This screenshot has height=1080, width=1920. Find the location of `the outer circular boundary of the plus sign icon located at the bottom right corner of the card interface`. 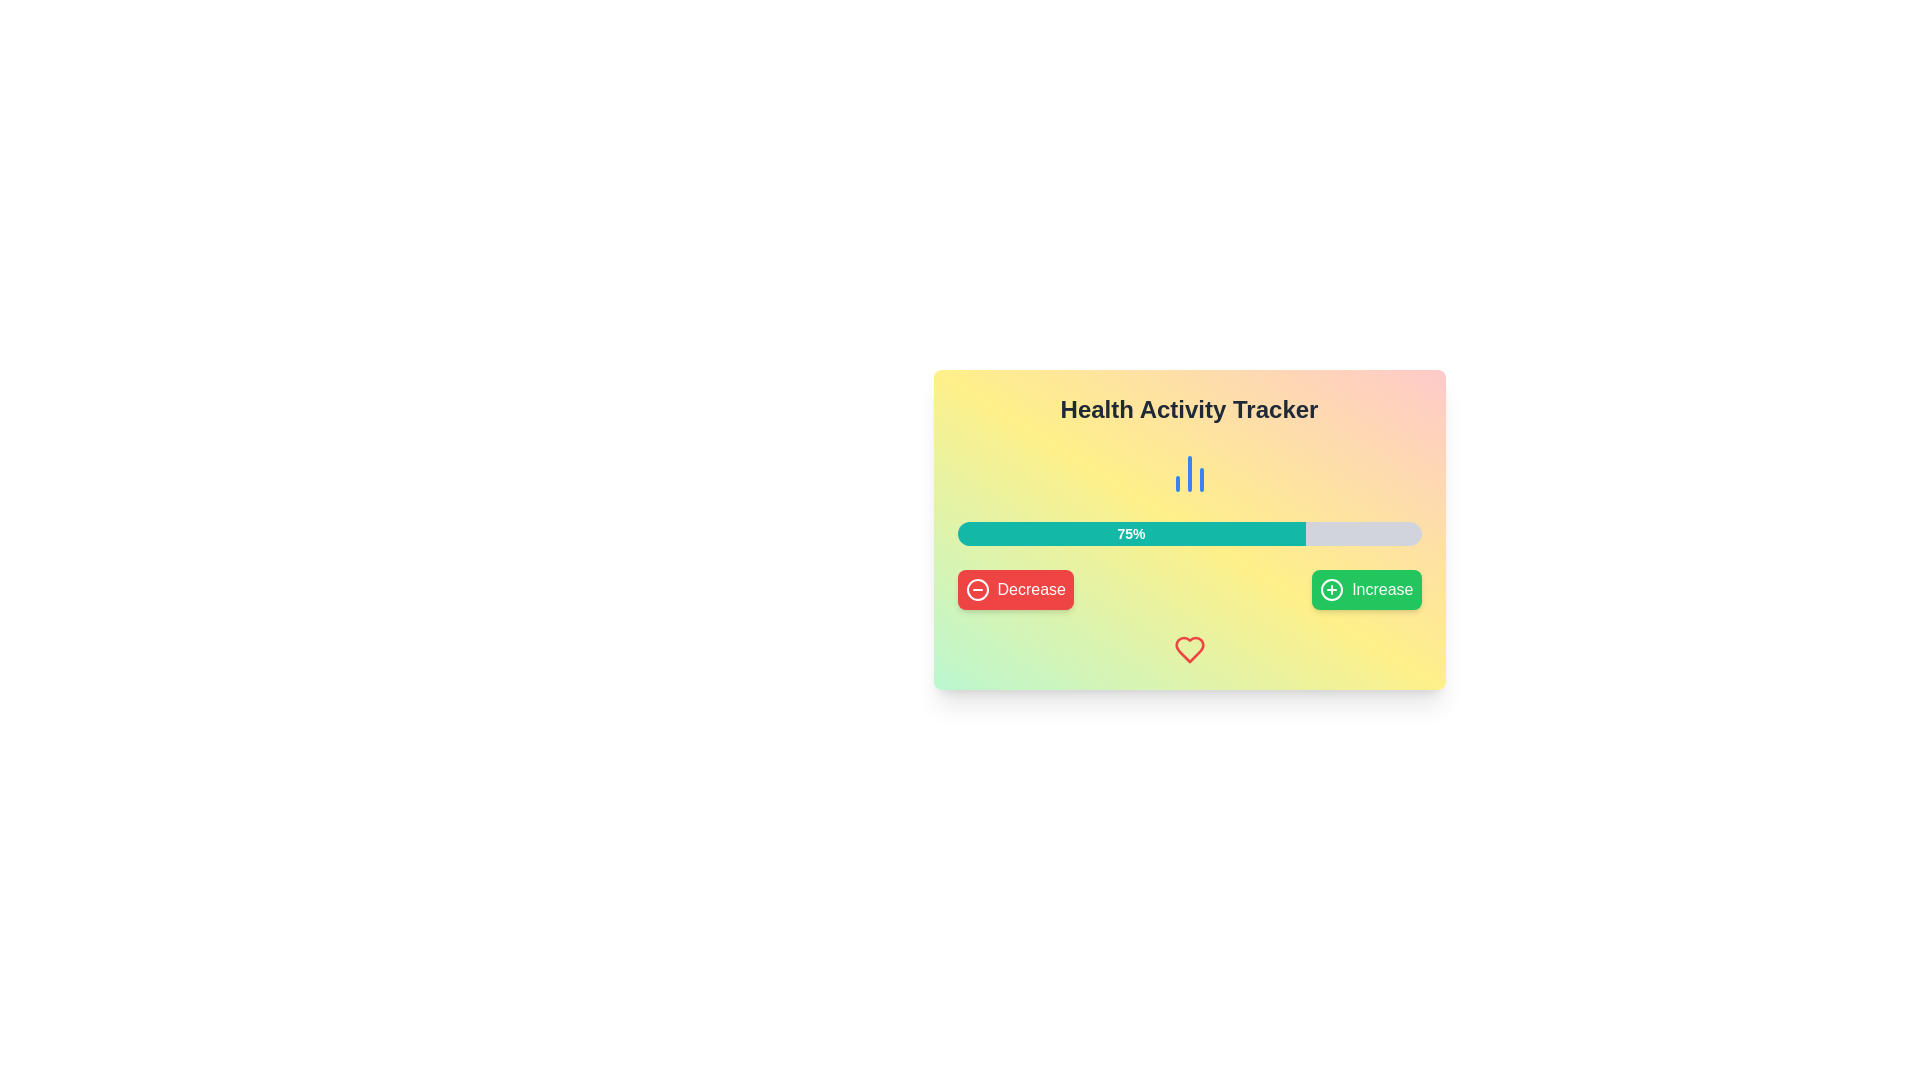

the outer circular boundary of the plus sign icon located at the bottom right corner of the card interface is located at coordinates (1331, 589).